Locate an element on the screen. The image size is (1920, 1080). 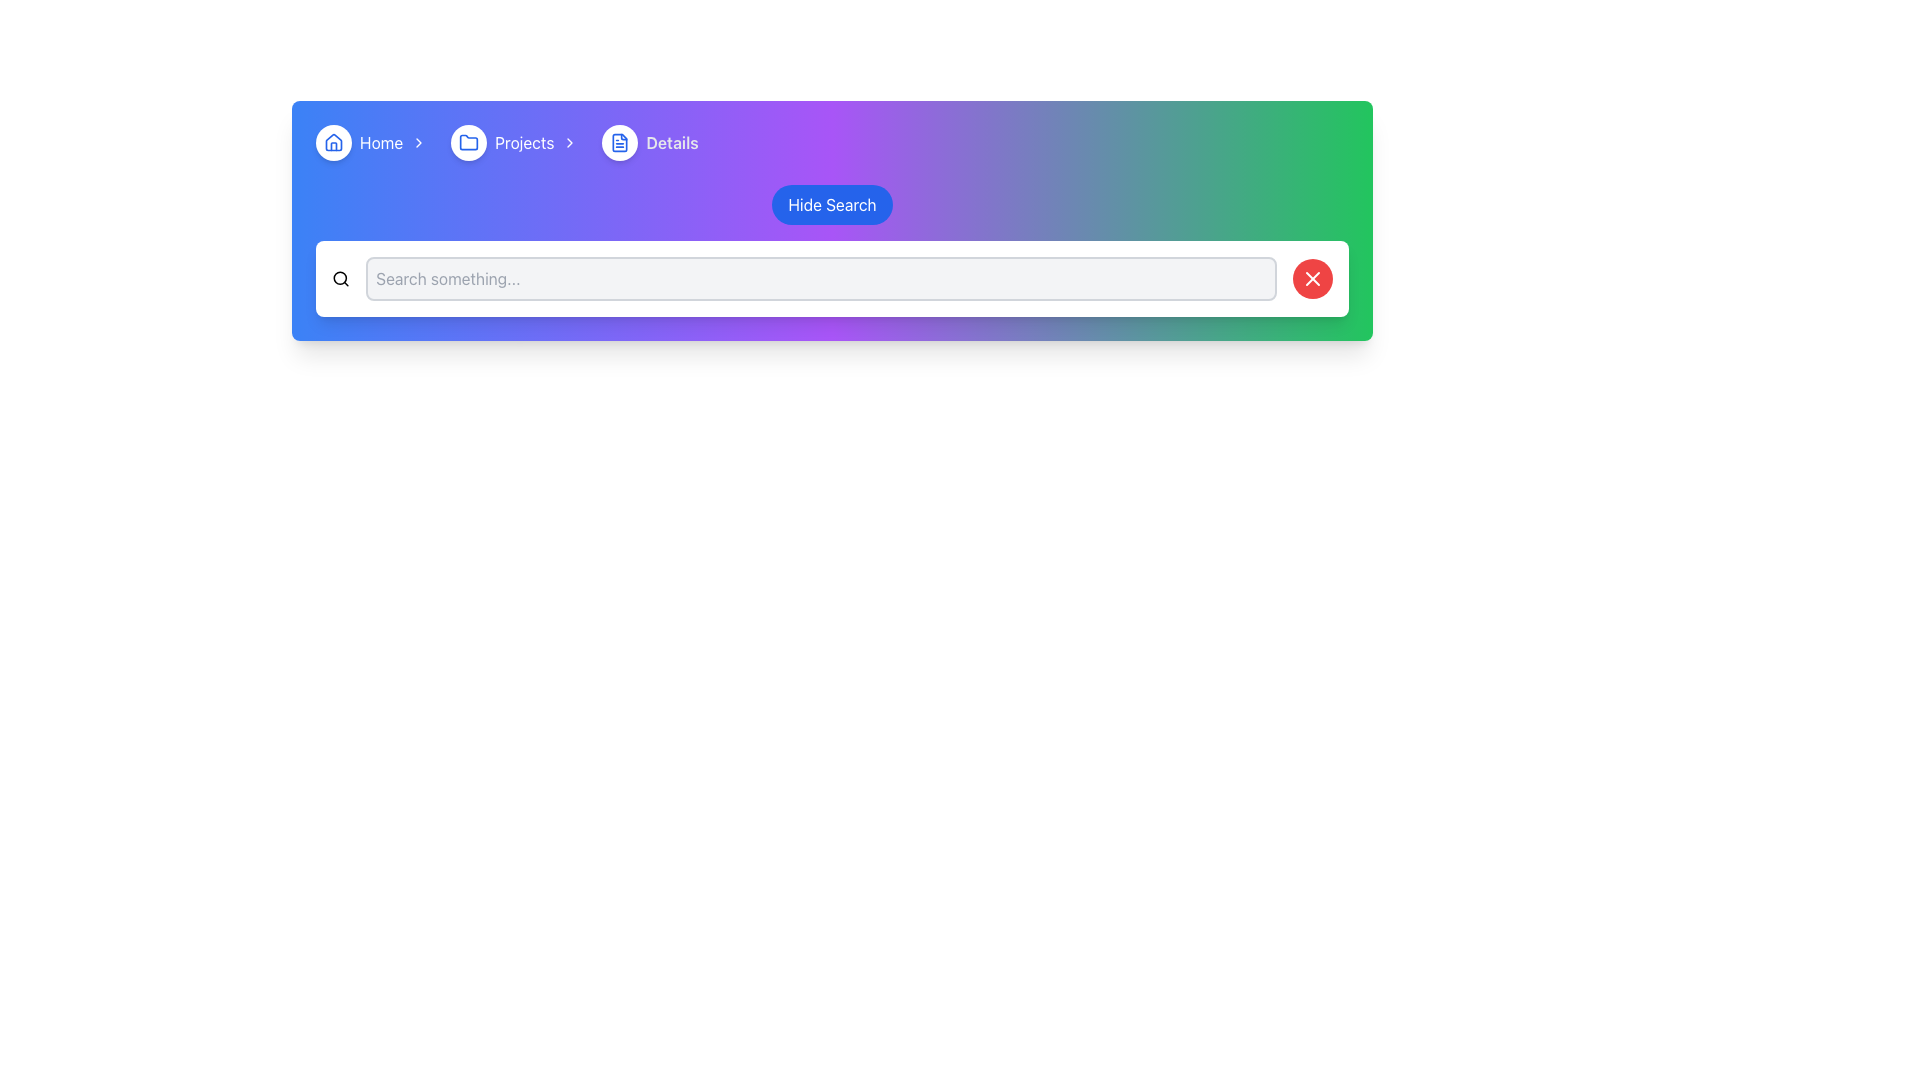
the 'Details' text label in the breadcrumb navigation bar is located at coordinates (672, 141).